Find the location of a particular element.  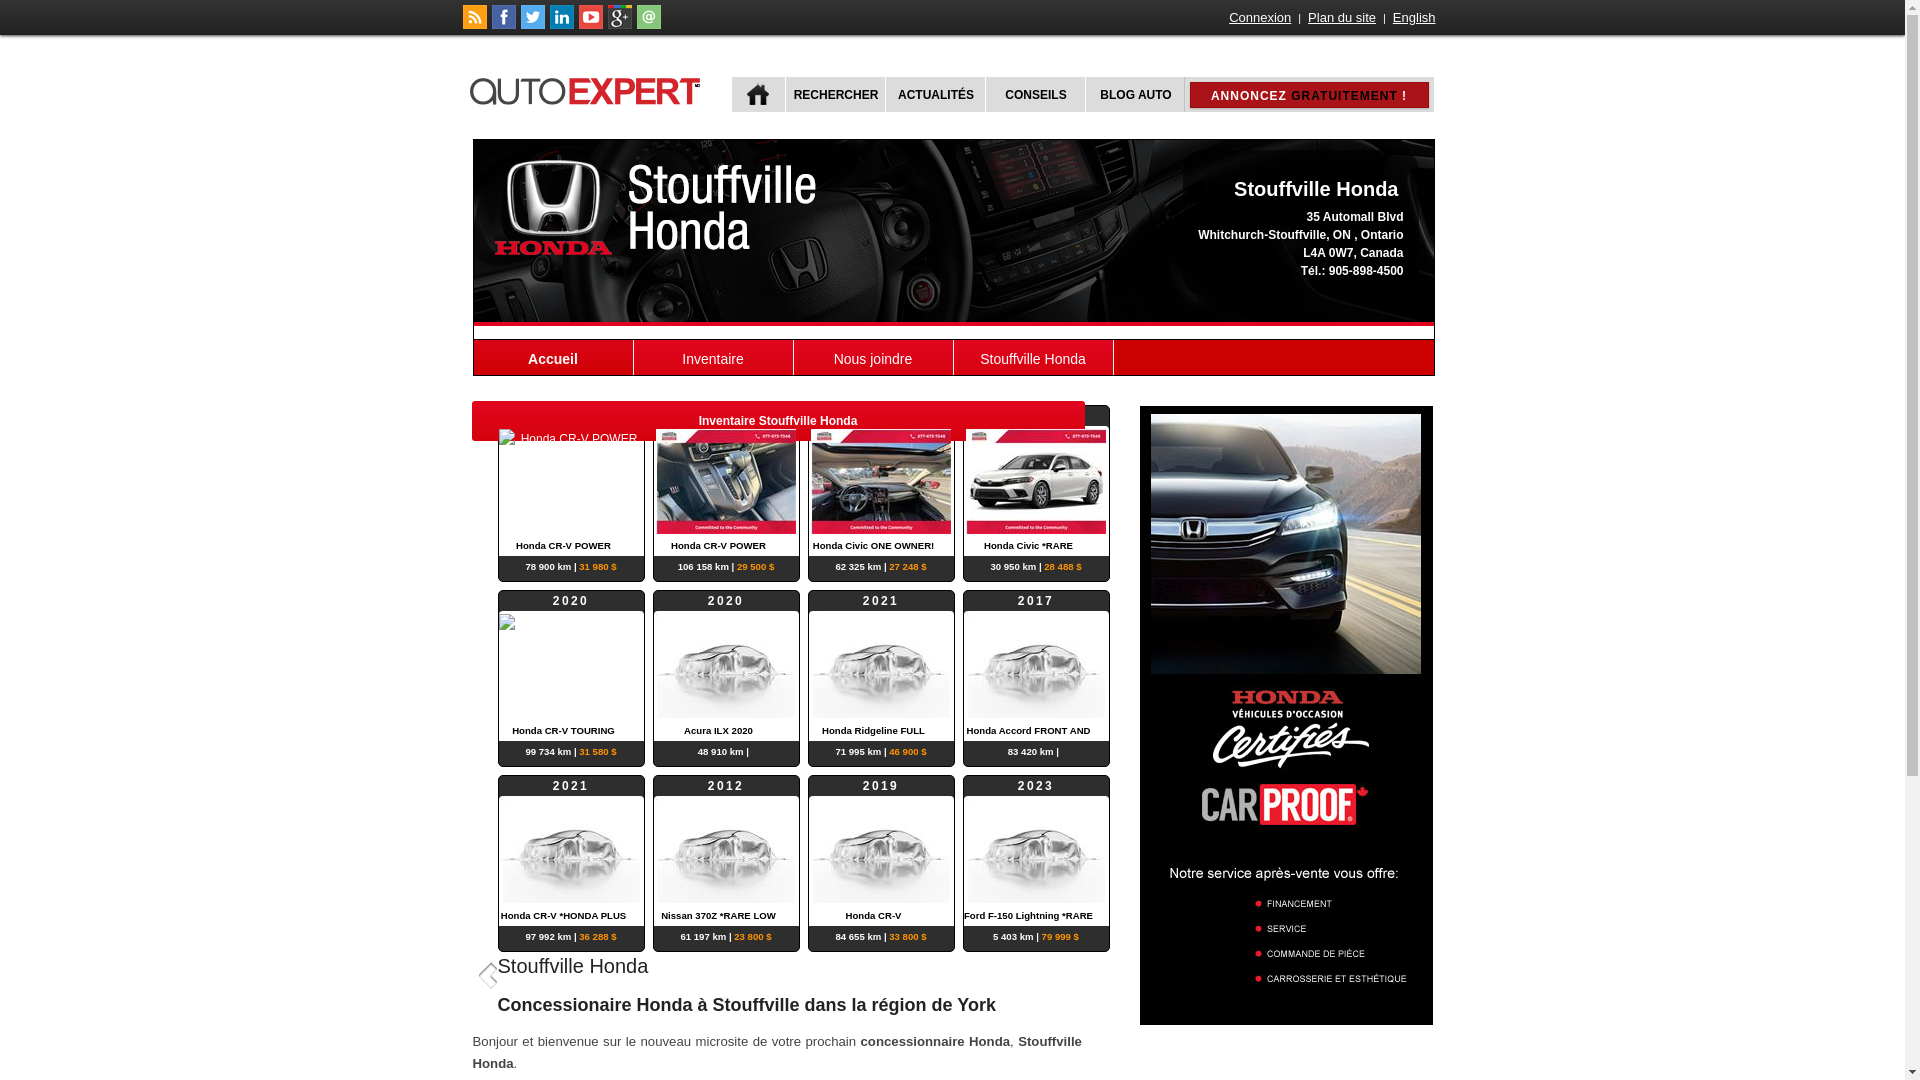

'Connexion' is located at coordinates (1258, 17).